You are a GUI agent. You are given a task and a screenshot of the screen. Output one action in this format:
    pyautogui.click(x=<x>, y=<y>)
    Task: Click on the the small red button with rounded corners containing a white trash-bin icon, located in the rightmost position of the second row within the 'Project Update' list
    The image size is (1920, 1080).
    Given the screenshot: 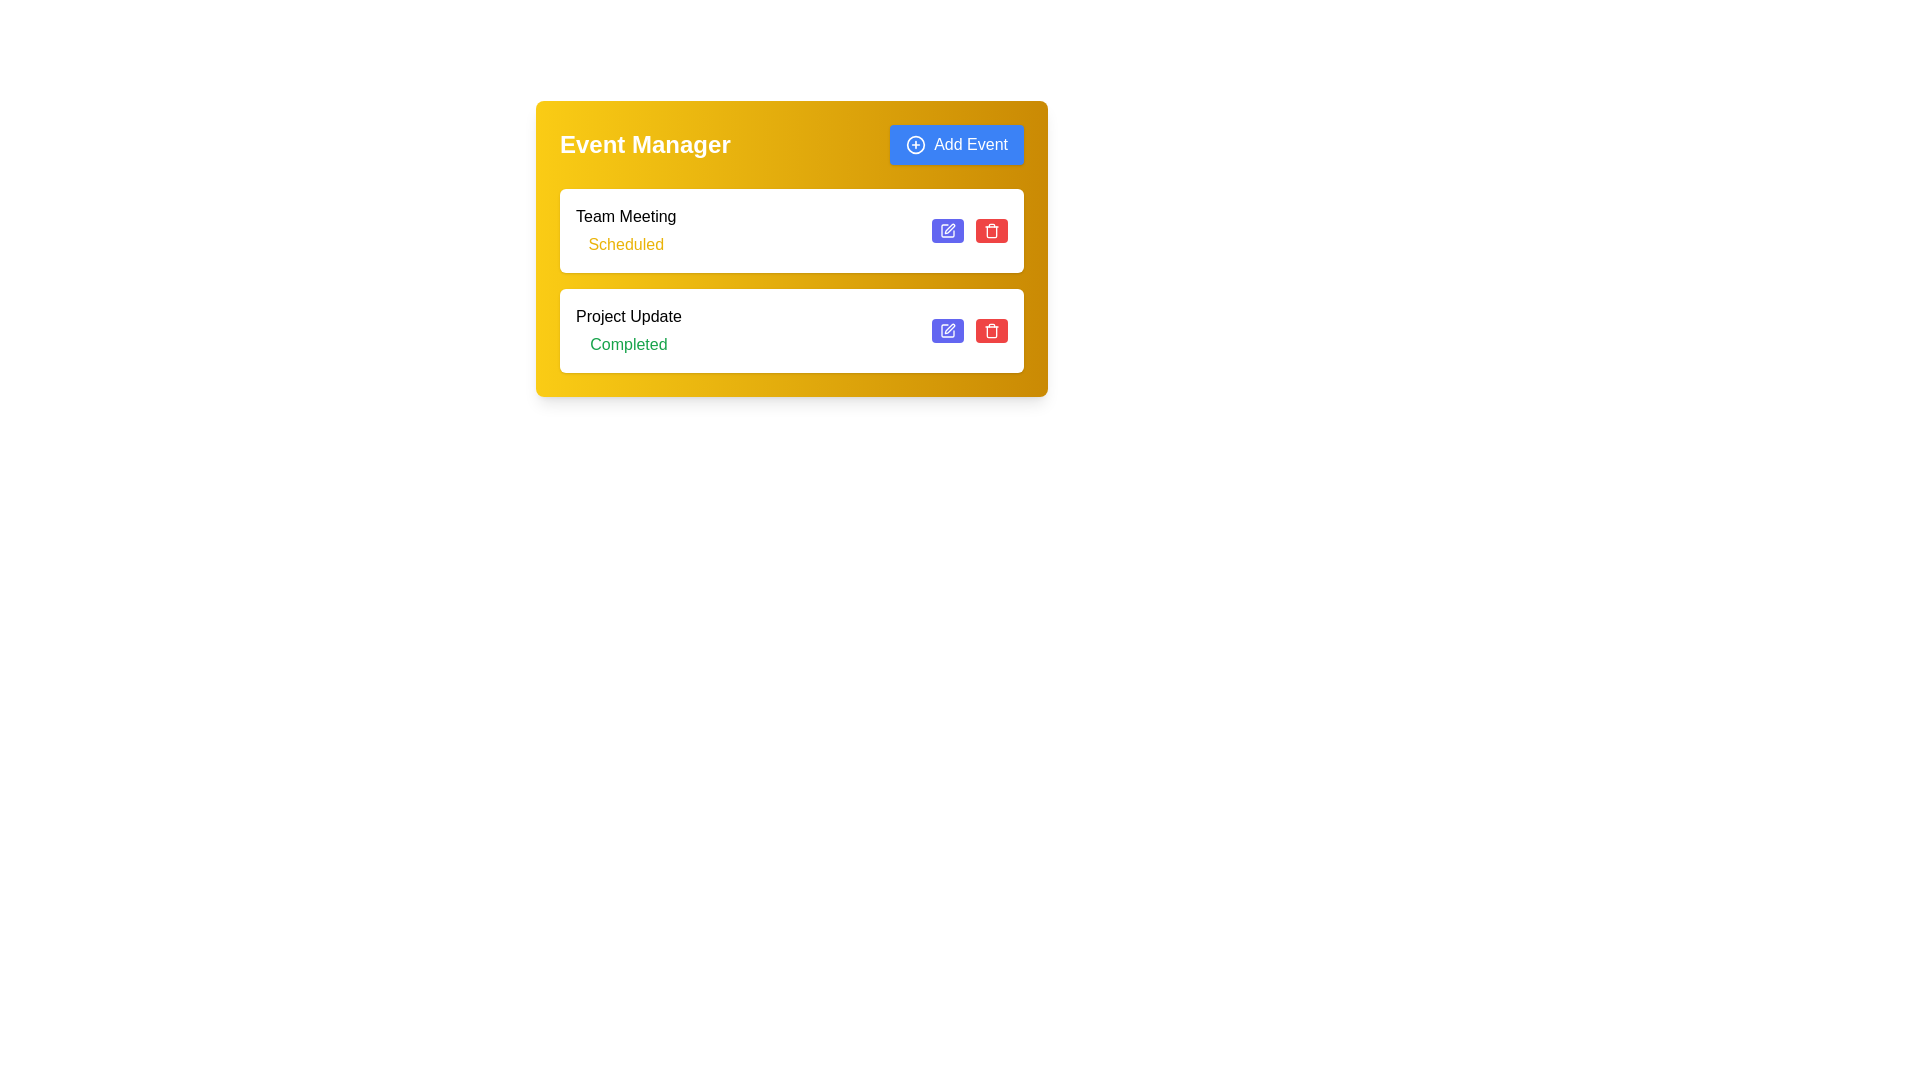 What is the action you would take?
    pyautogui.click(x=992, y=230)
    